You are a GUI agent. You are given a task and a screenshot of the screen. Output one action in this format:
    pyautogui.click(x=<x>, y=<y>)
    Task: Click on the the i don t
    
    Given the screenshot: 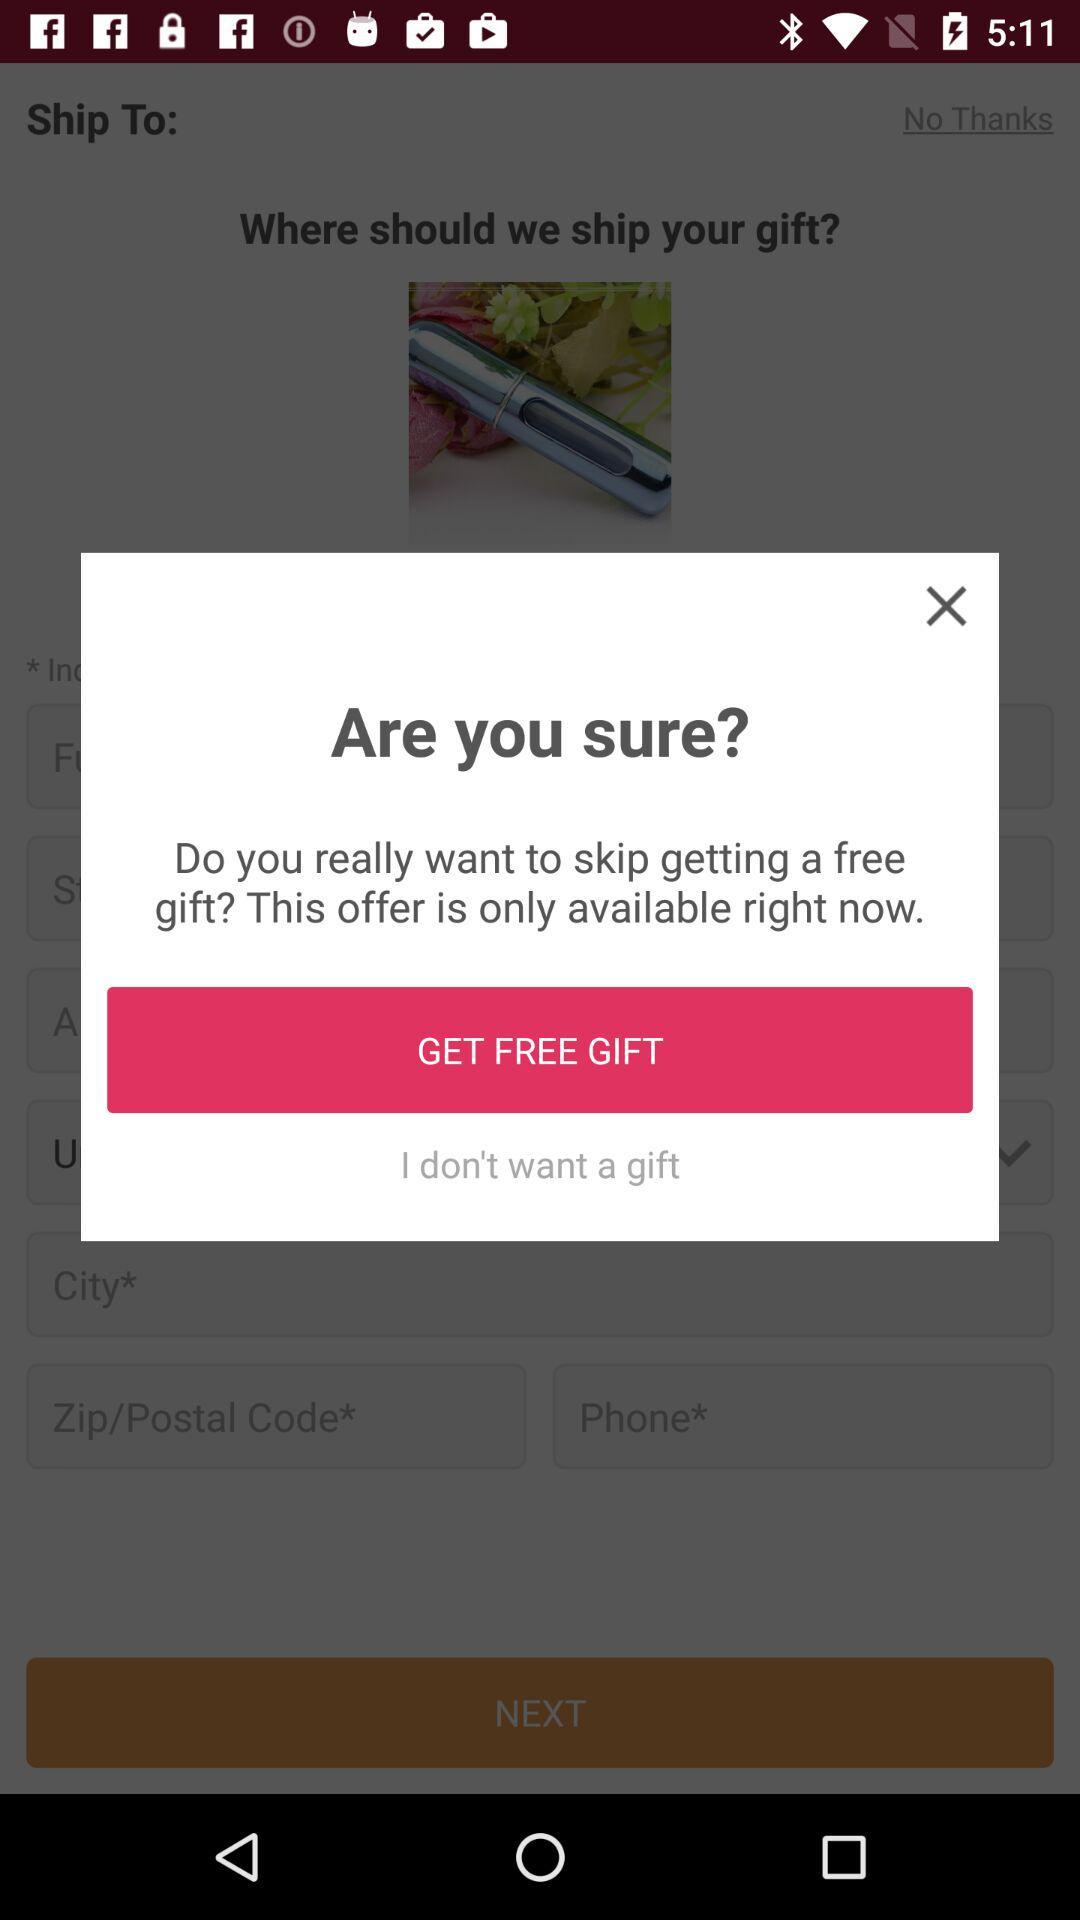 What is the action you would take?
    pyautogui.click(x=540, y=1163)
    